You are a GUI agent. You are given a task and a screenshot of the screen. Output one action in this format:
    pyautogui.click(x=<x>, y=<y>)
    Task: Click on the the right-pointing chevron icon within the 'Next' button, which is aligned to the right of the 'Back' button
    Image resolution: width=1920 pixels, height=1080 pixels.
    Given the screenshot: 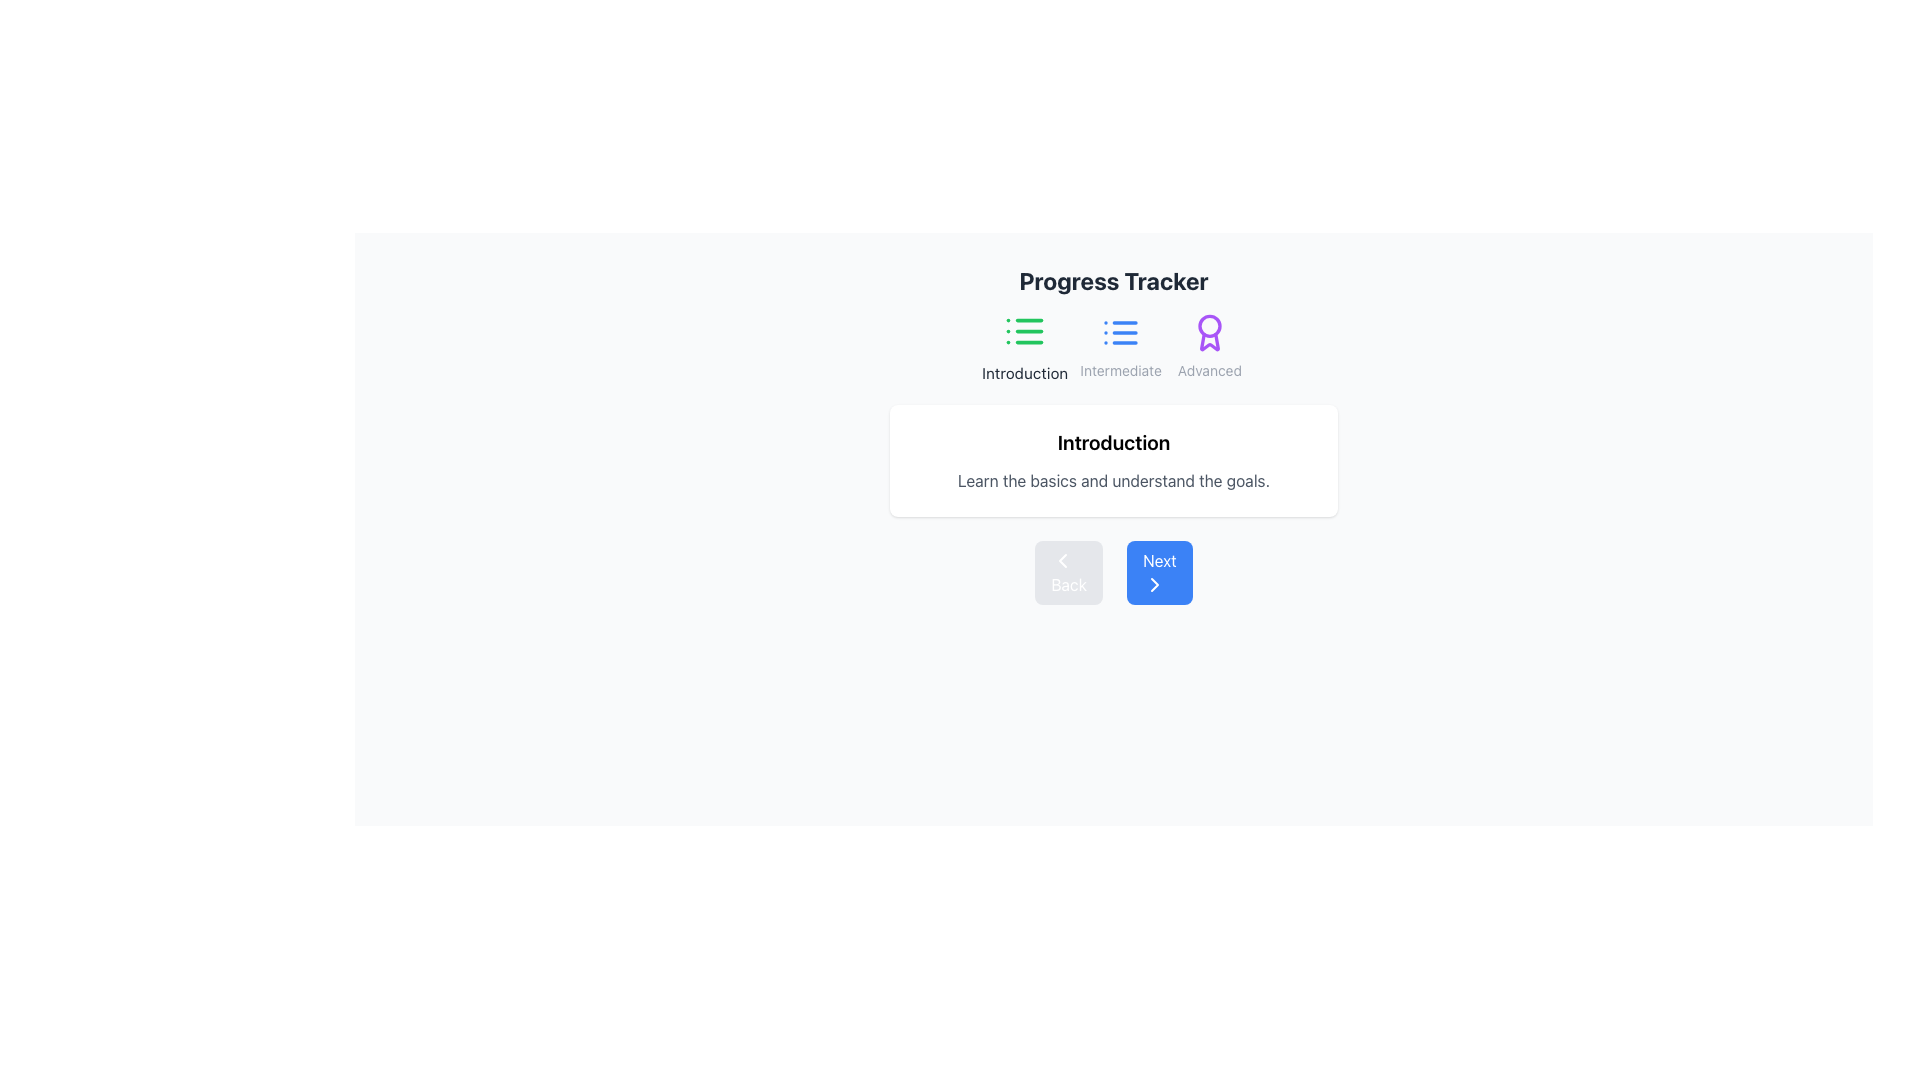 What is the action you would take?
    pyautogui.click(x=1155, y=585)
    